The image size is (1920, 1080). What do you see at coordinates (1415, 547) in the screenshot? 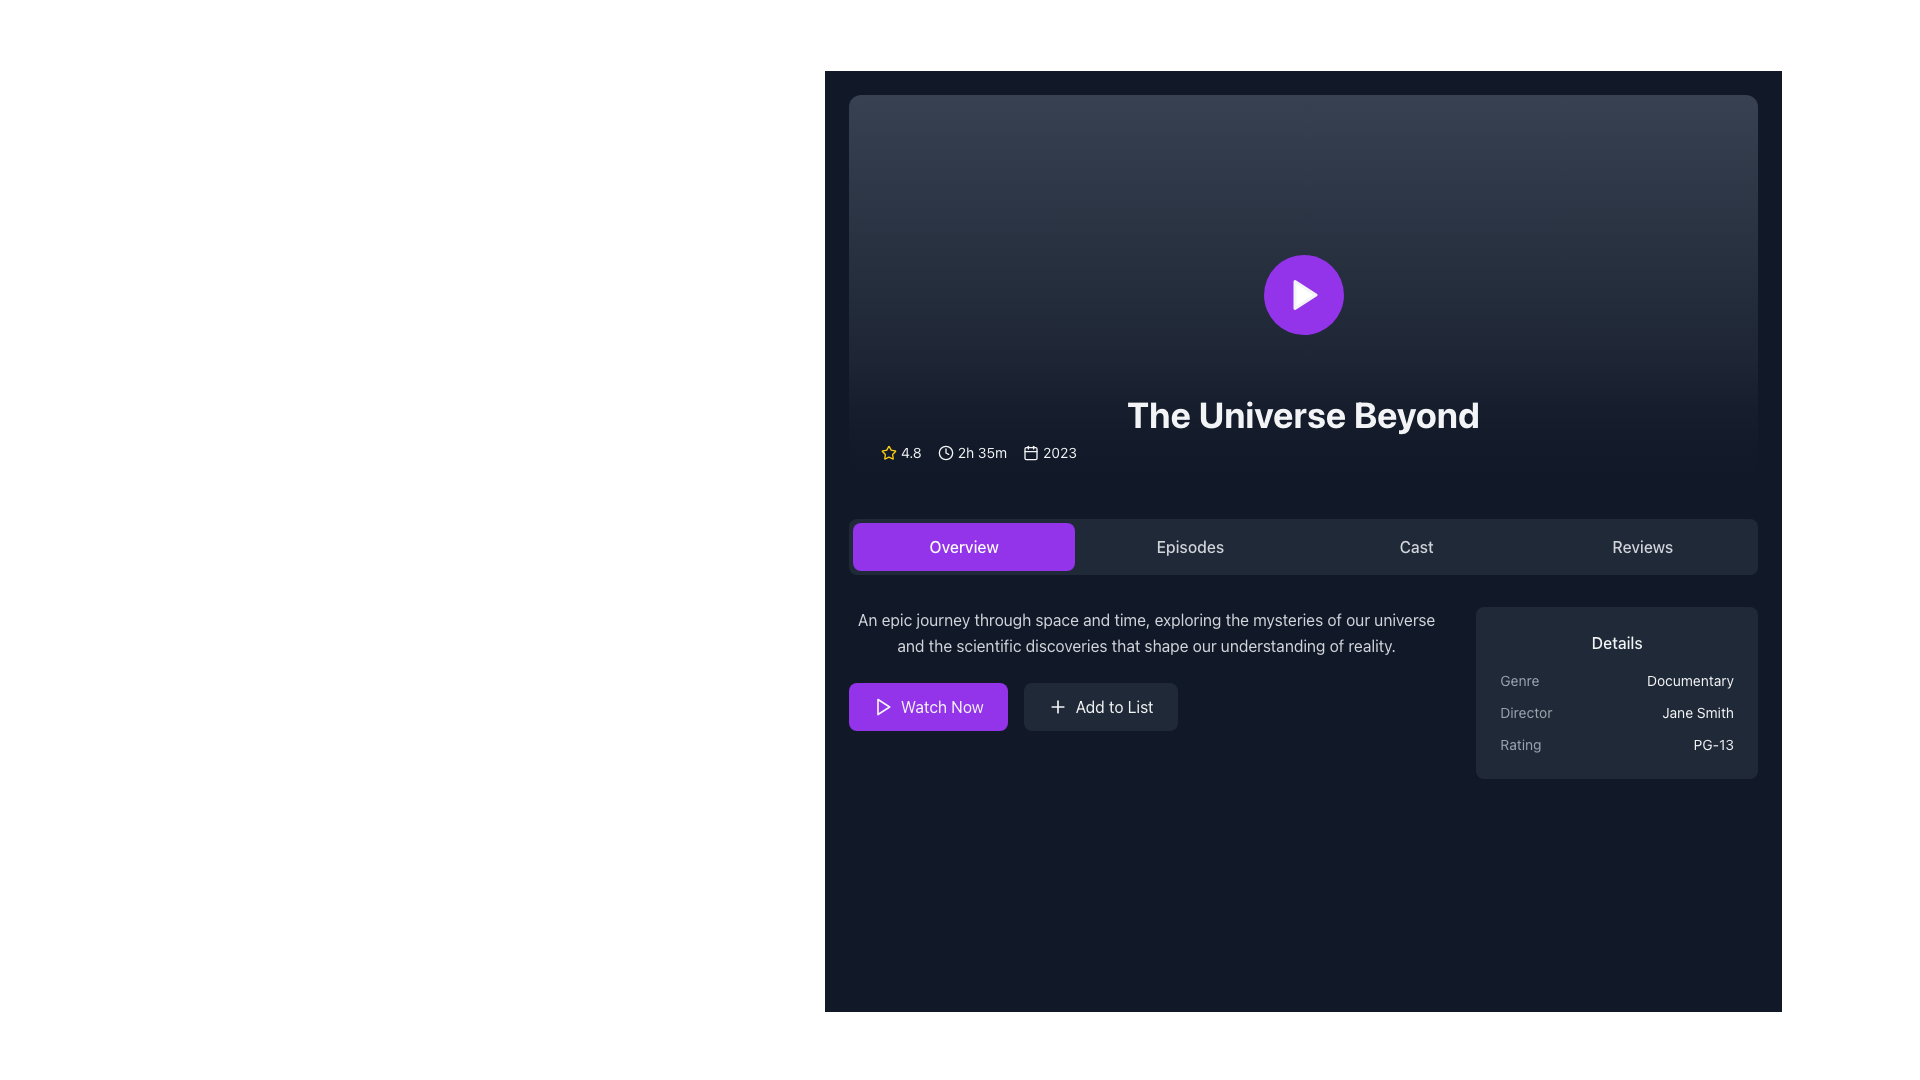
I see `the navigation button that accesses cast information, located below 'The Universe Beyond', between the 'Episodes' and 'Reviews' buttons` at bounding box center [1415, 547].